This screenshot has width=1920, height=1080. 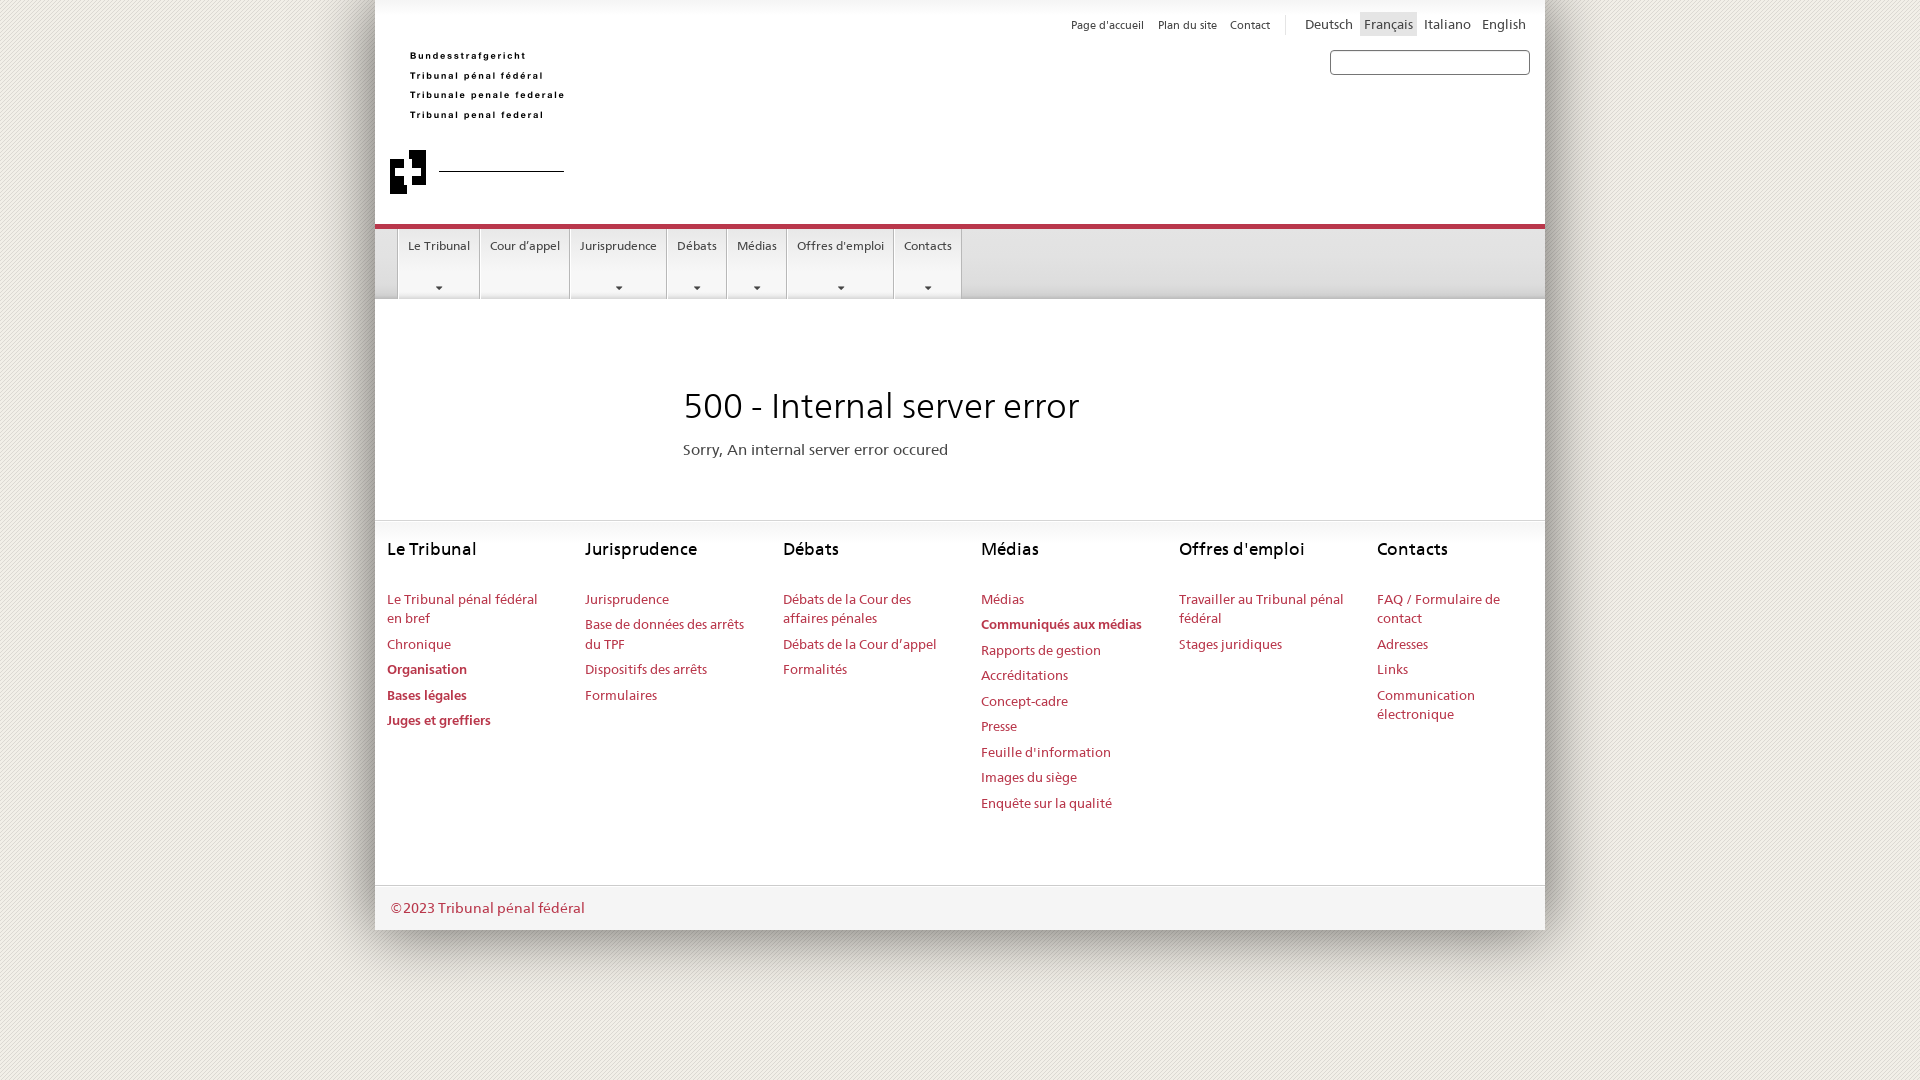 I want to click on 'Jurisprudence', so click(x=570, y=262).